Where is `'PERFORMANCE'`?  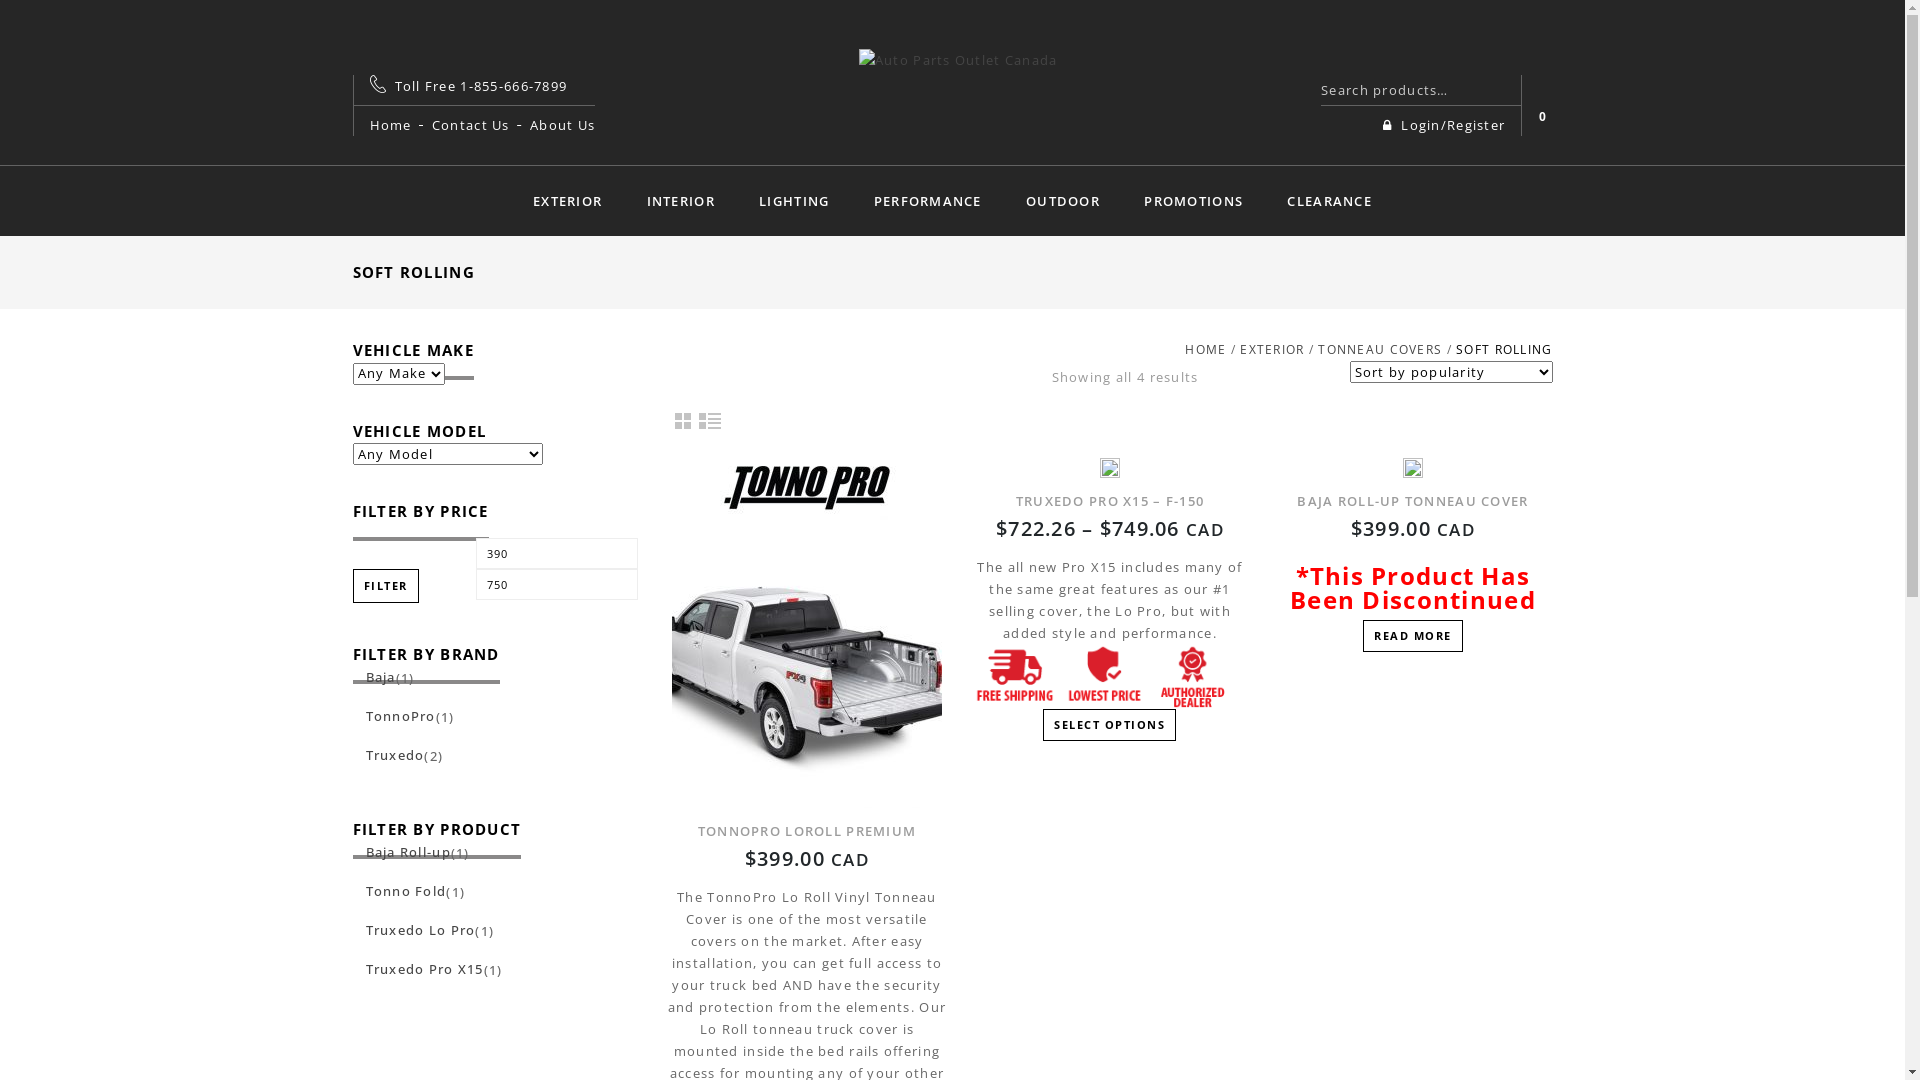 'PERFORMANCE' is located at coordinates (926, 200).